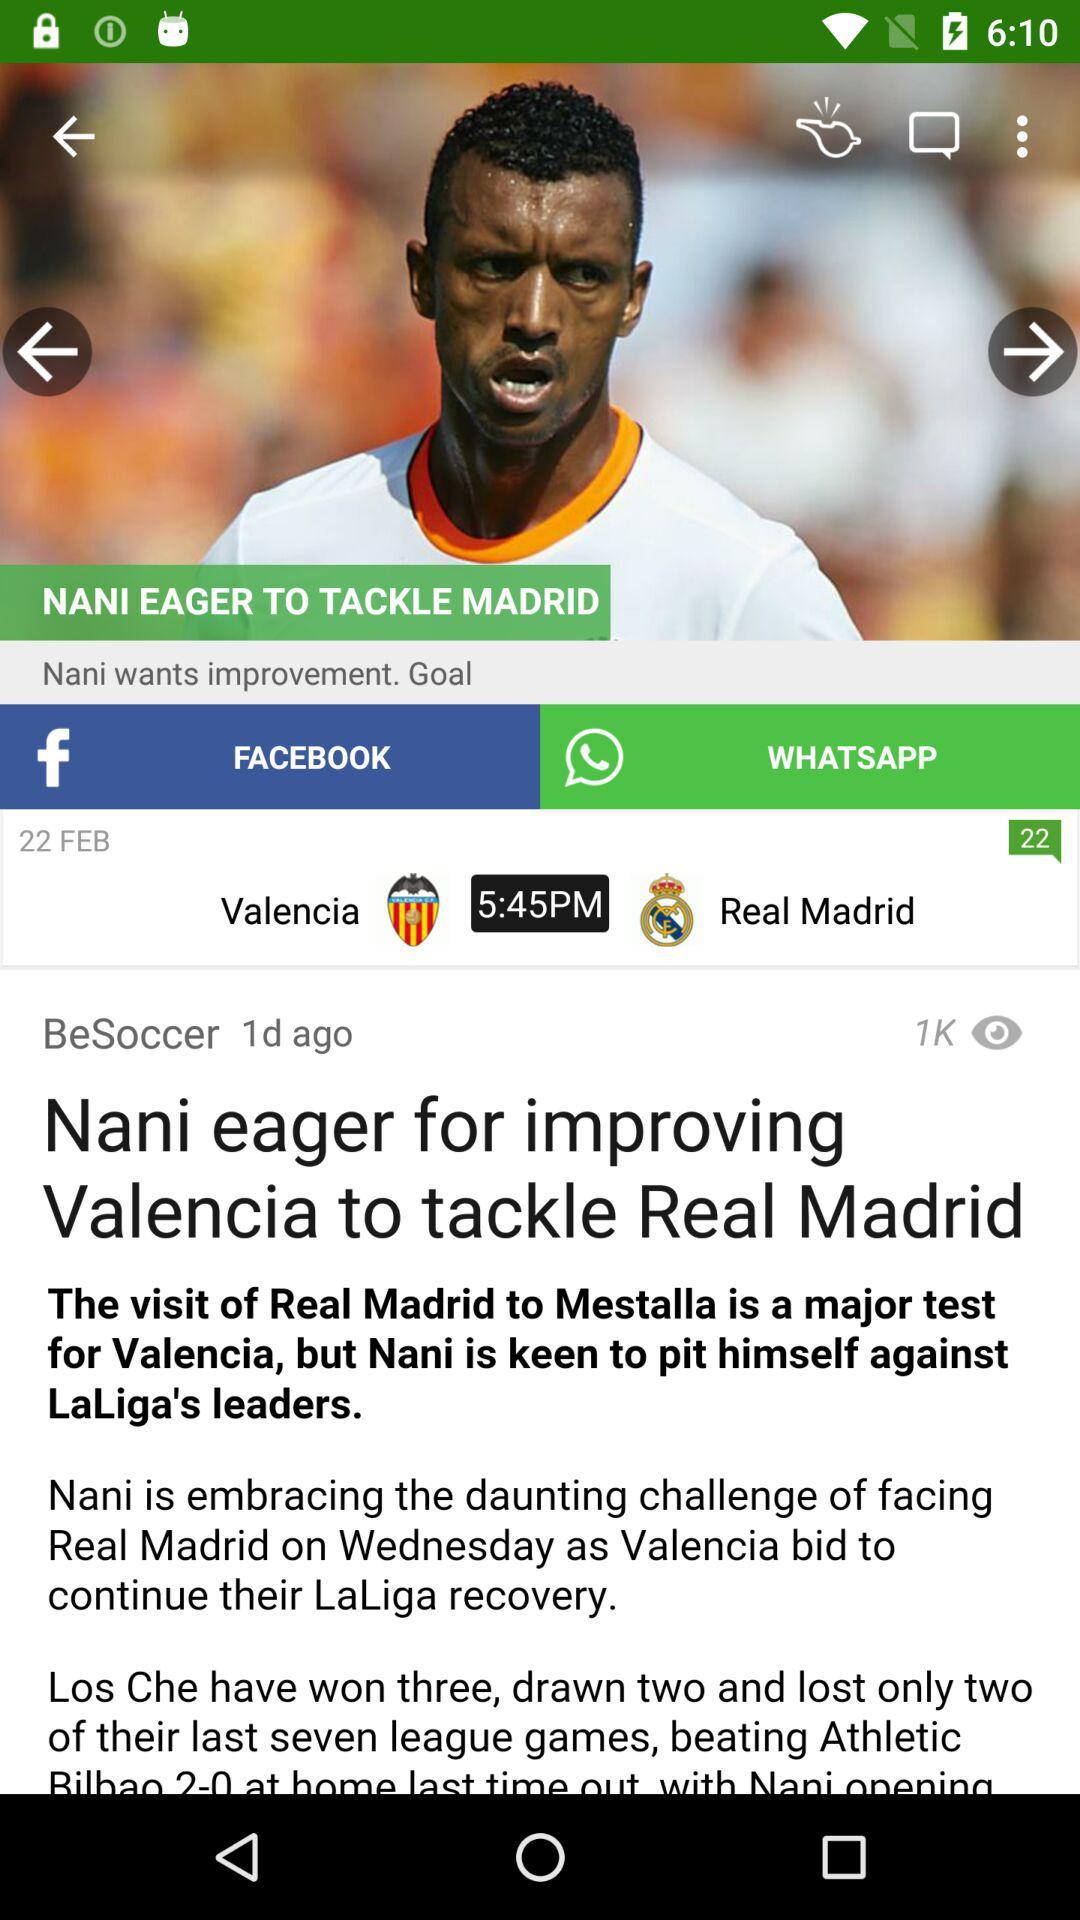 The height and width of the screenshot is (1920, 1080). Describe the element at coordinates (1032, 351) in the screenshot. I see `back bate` at that location.